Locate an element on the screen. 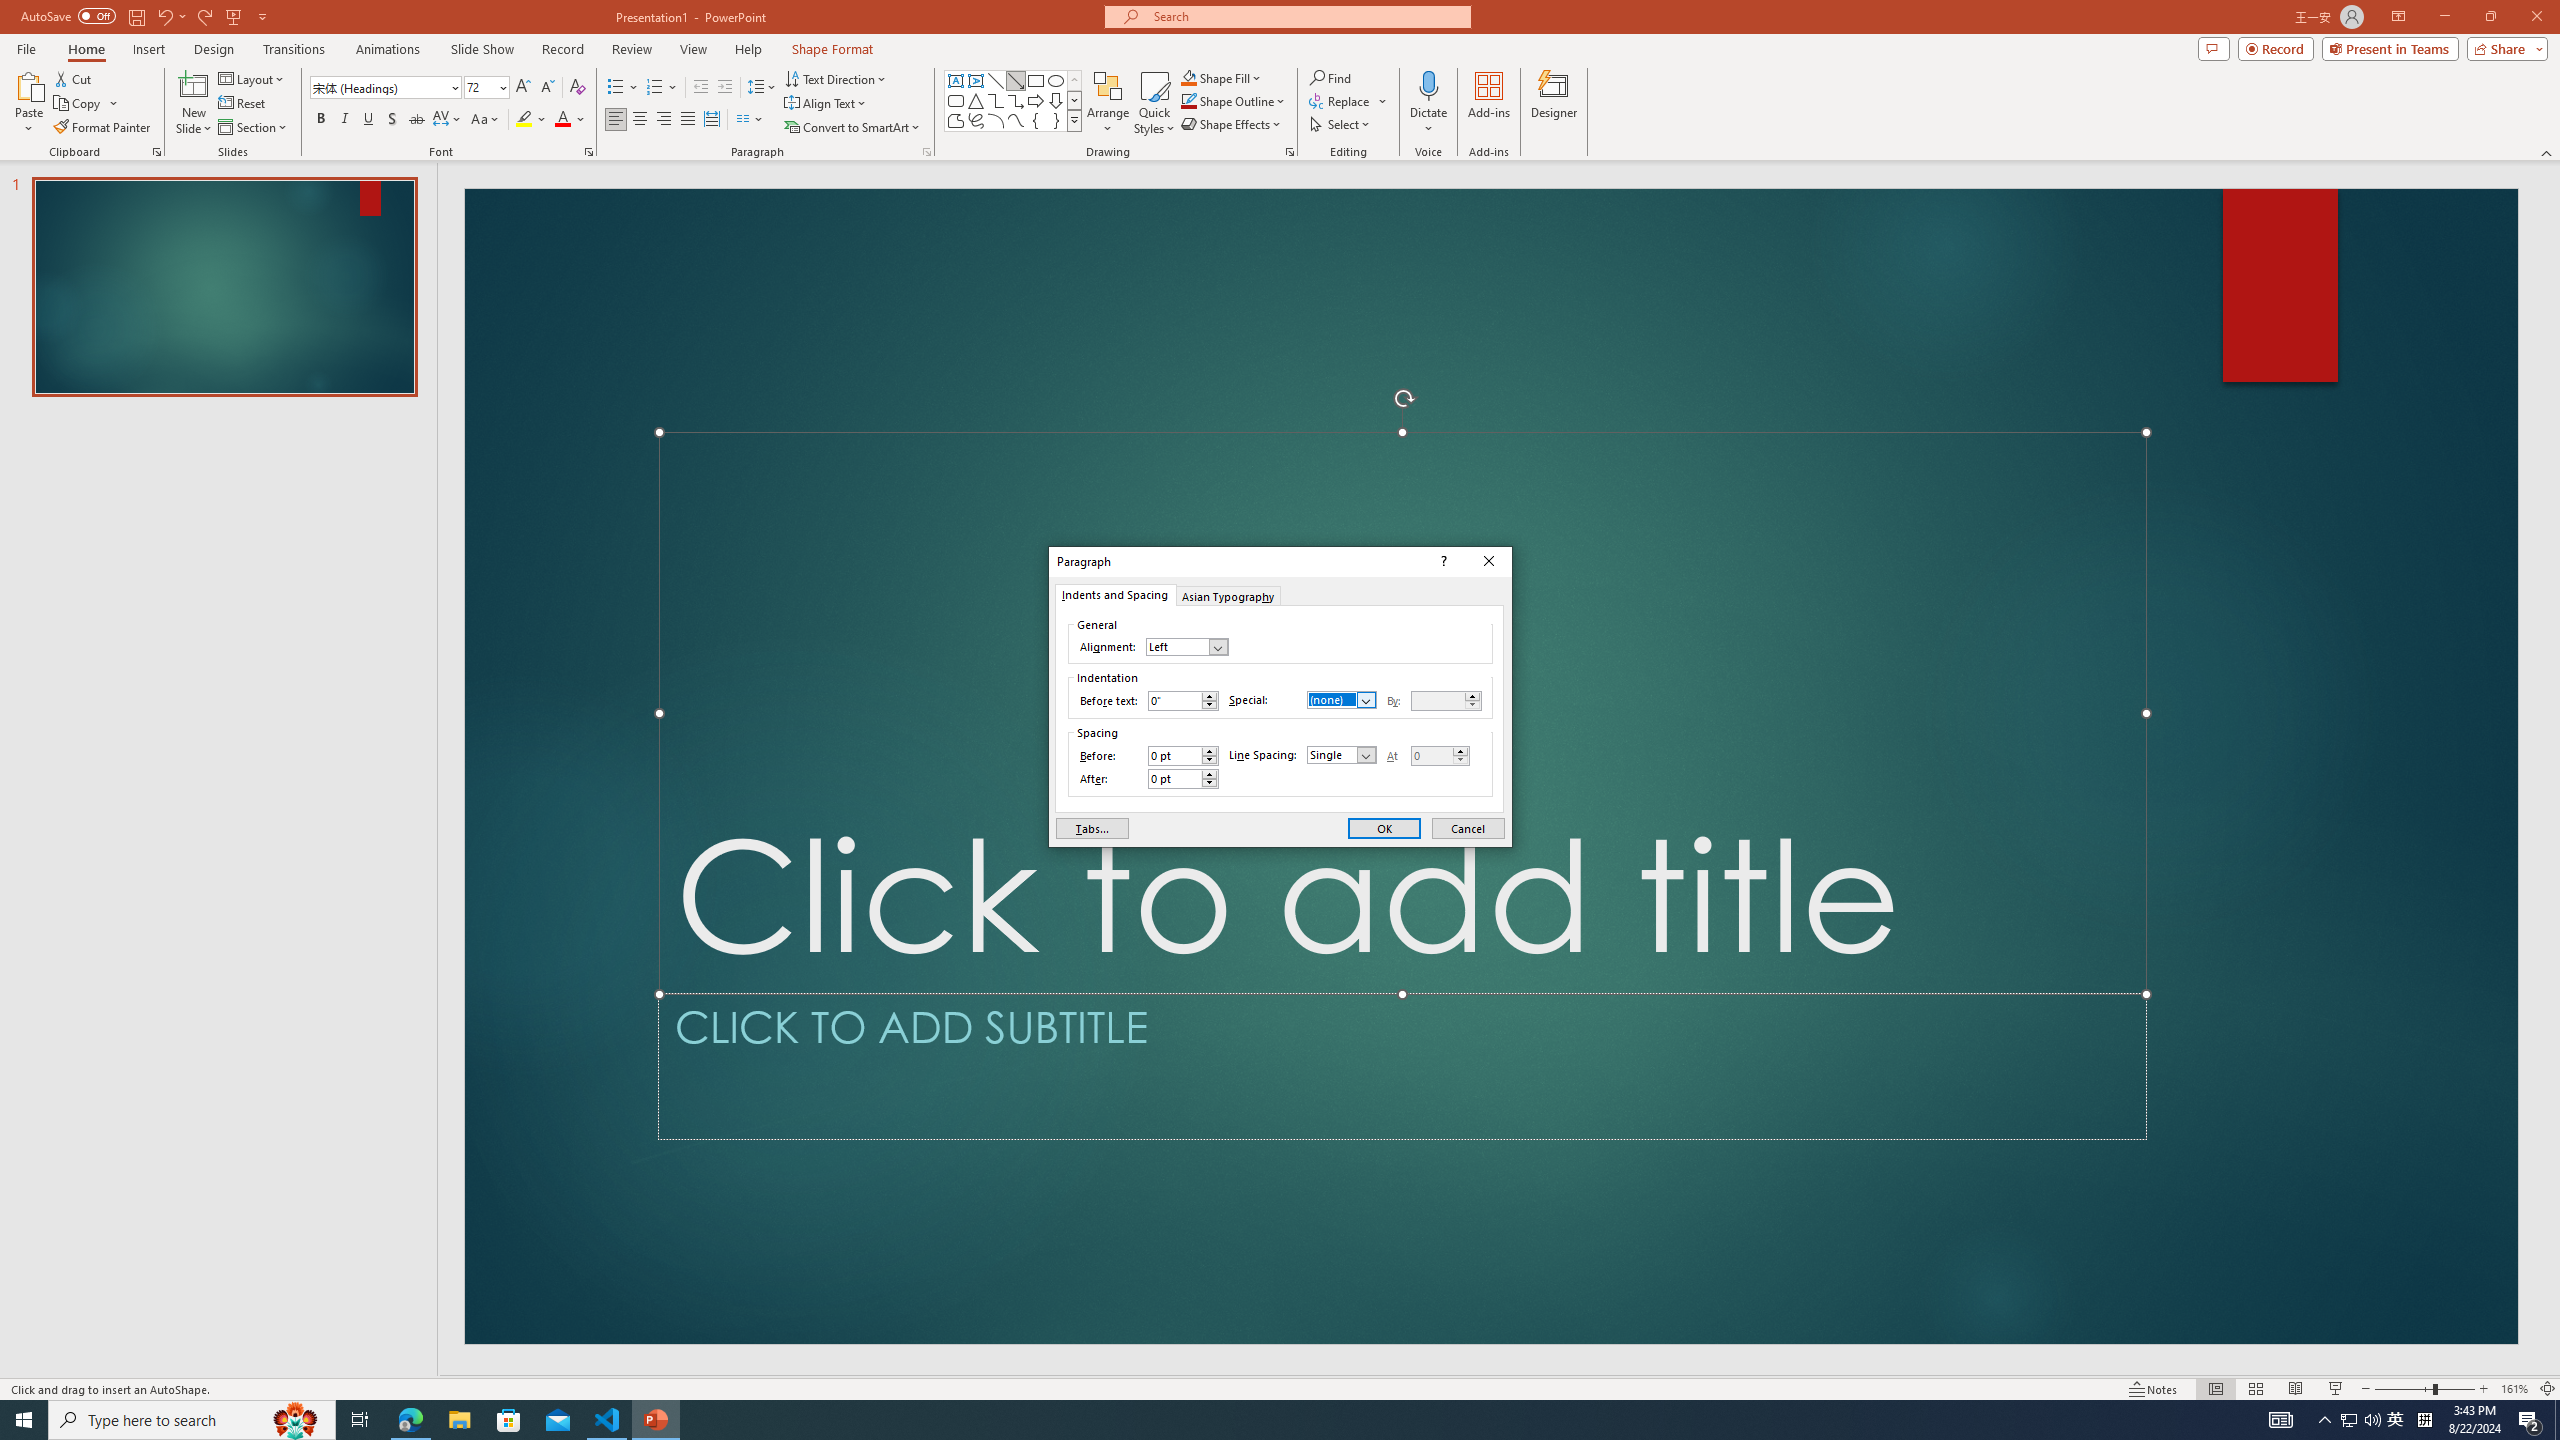 The image size is (2560, 1440). 'Shadow' is located at coordinates (391, 118).